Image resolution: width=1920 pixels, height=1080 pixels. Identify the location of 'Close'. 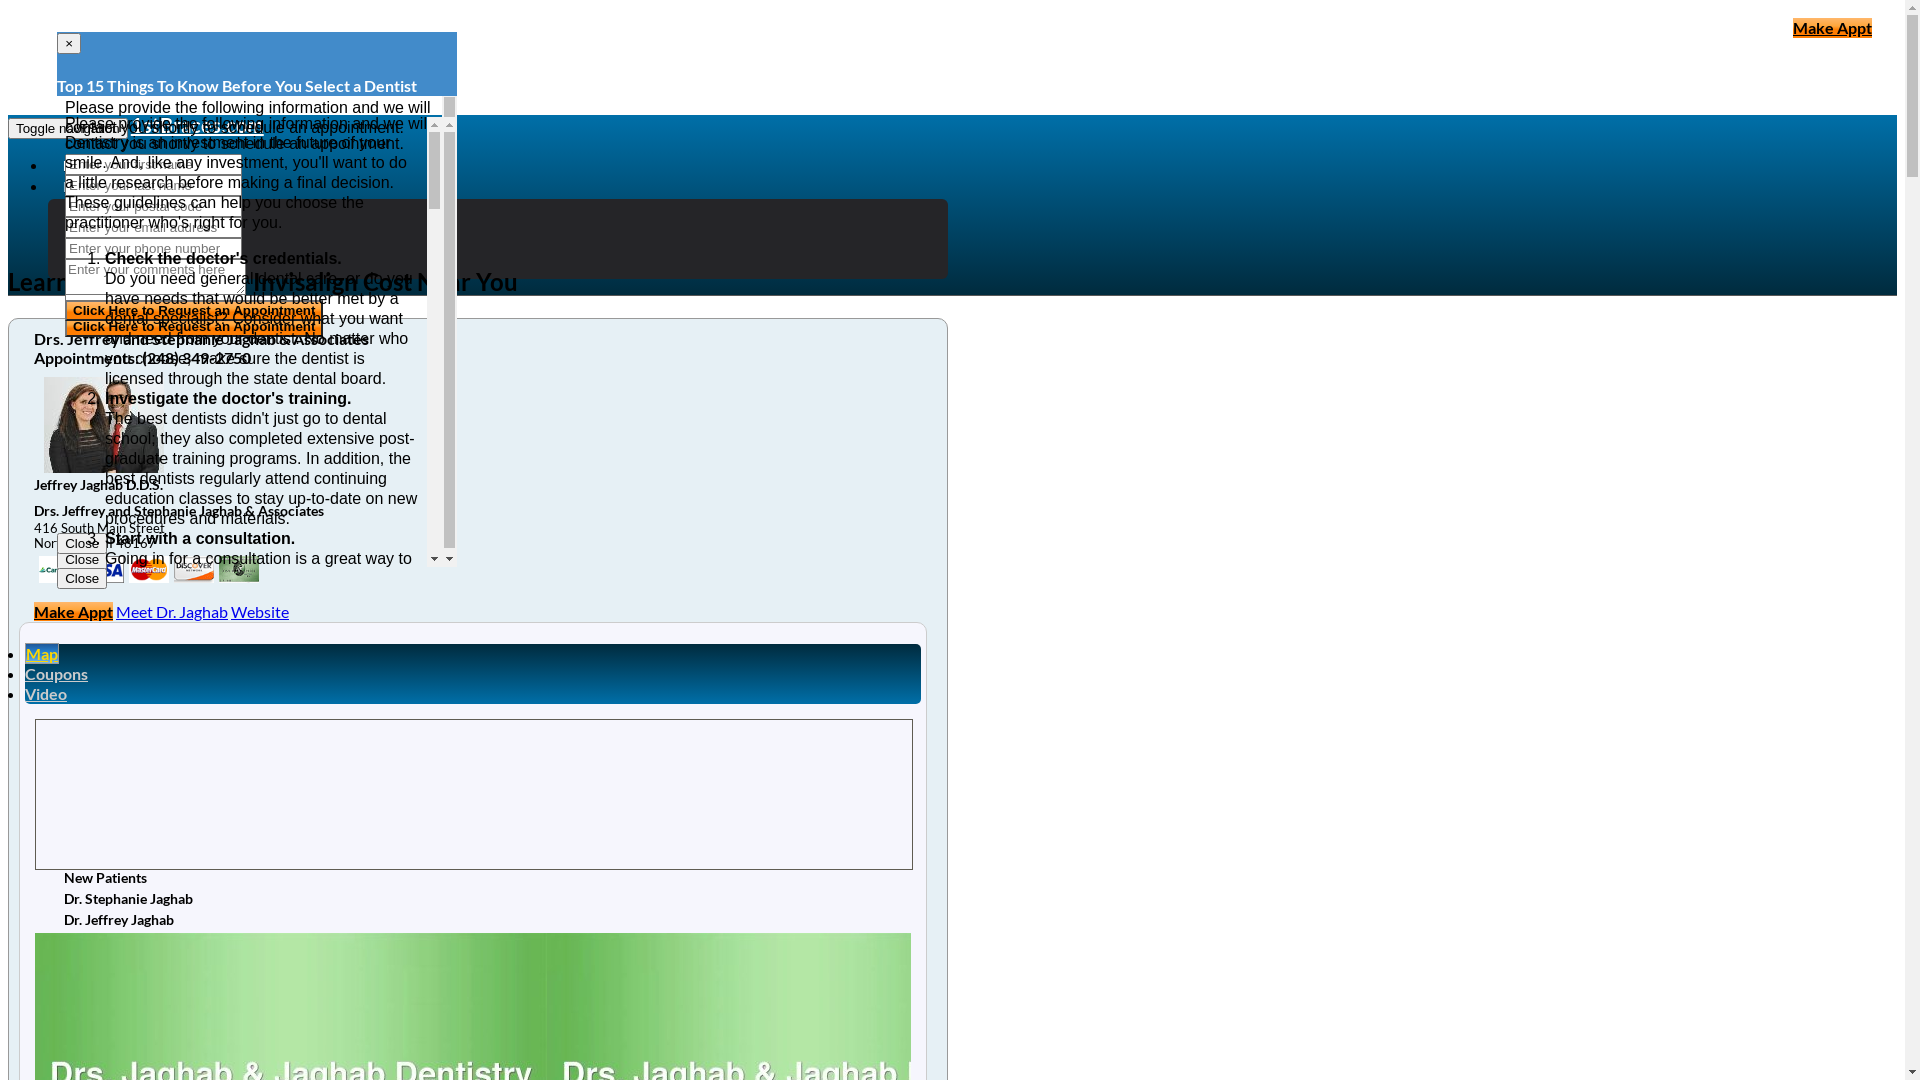
(80, 578).